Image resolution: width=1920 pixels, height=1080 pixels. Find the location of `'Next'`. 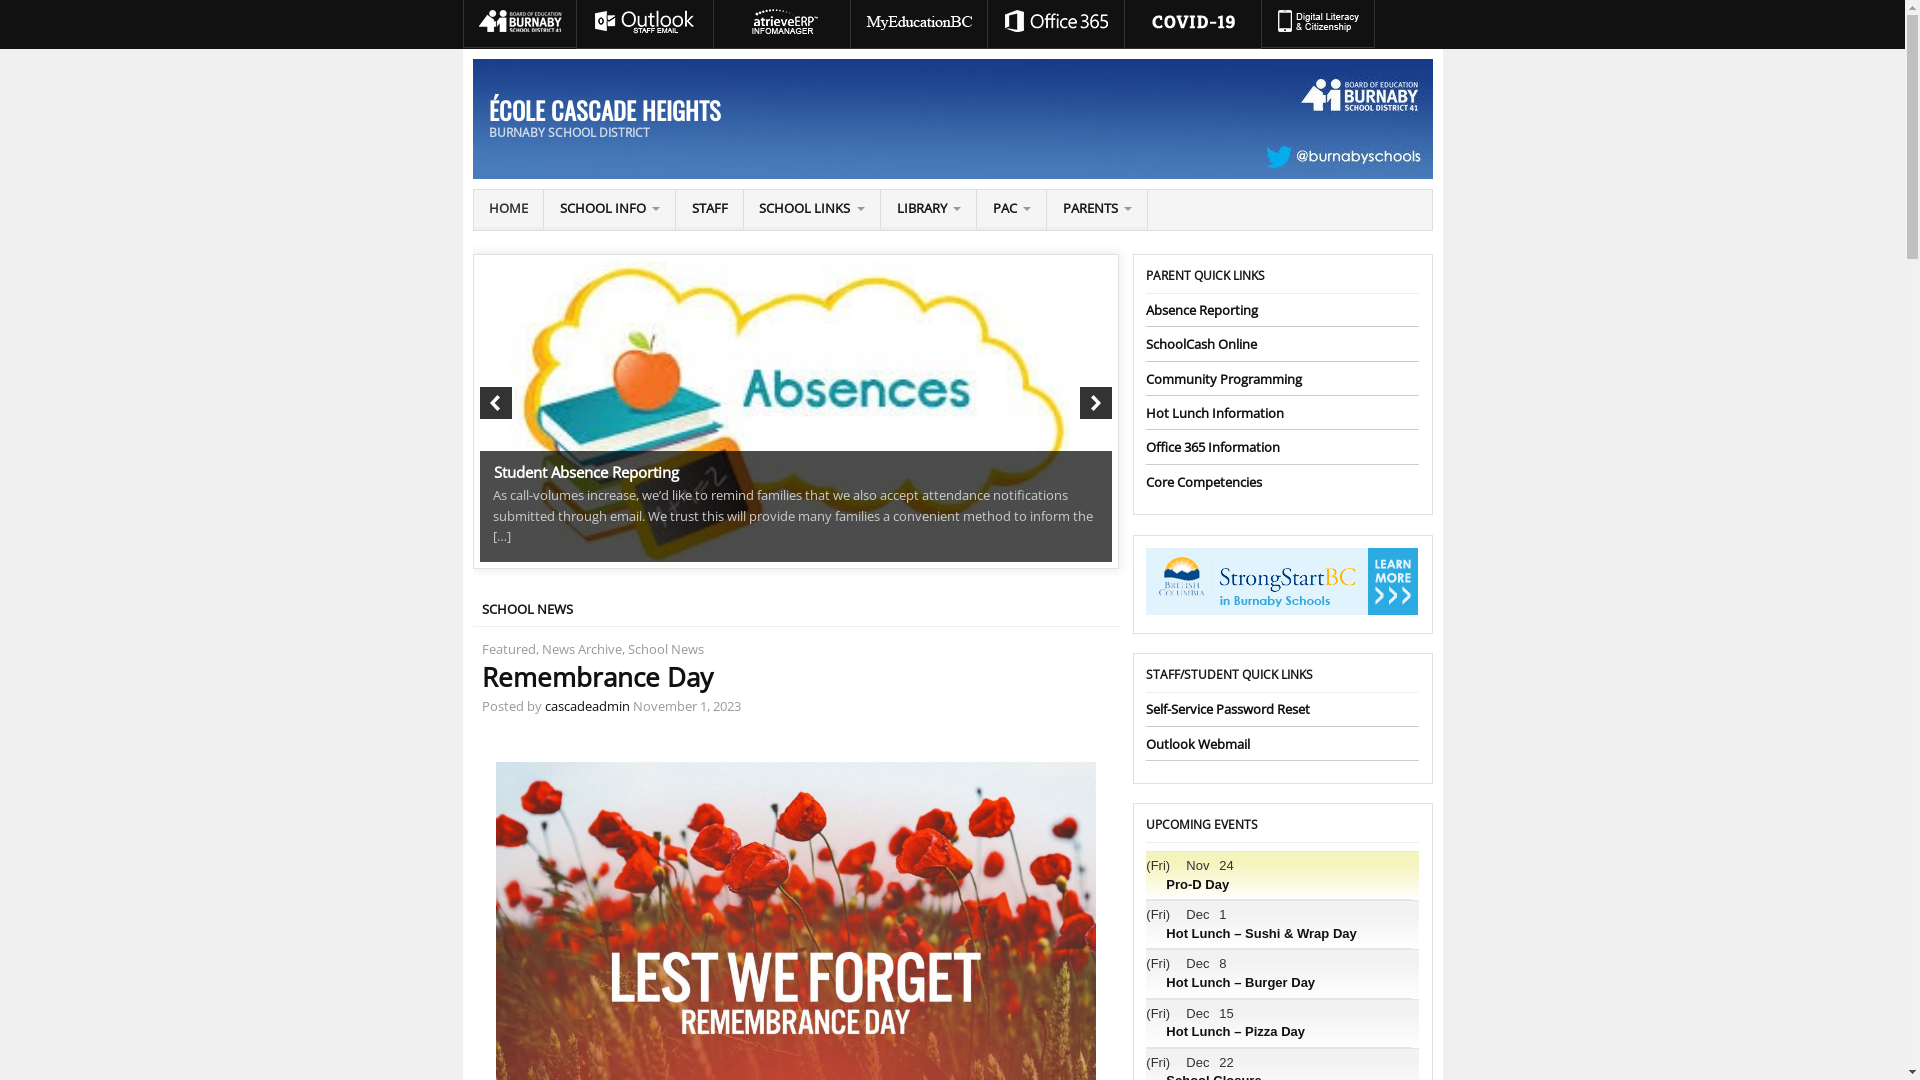

'Next' is located at coordinates (1094, 402).